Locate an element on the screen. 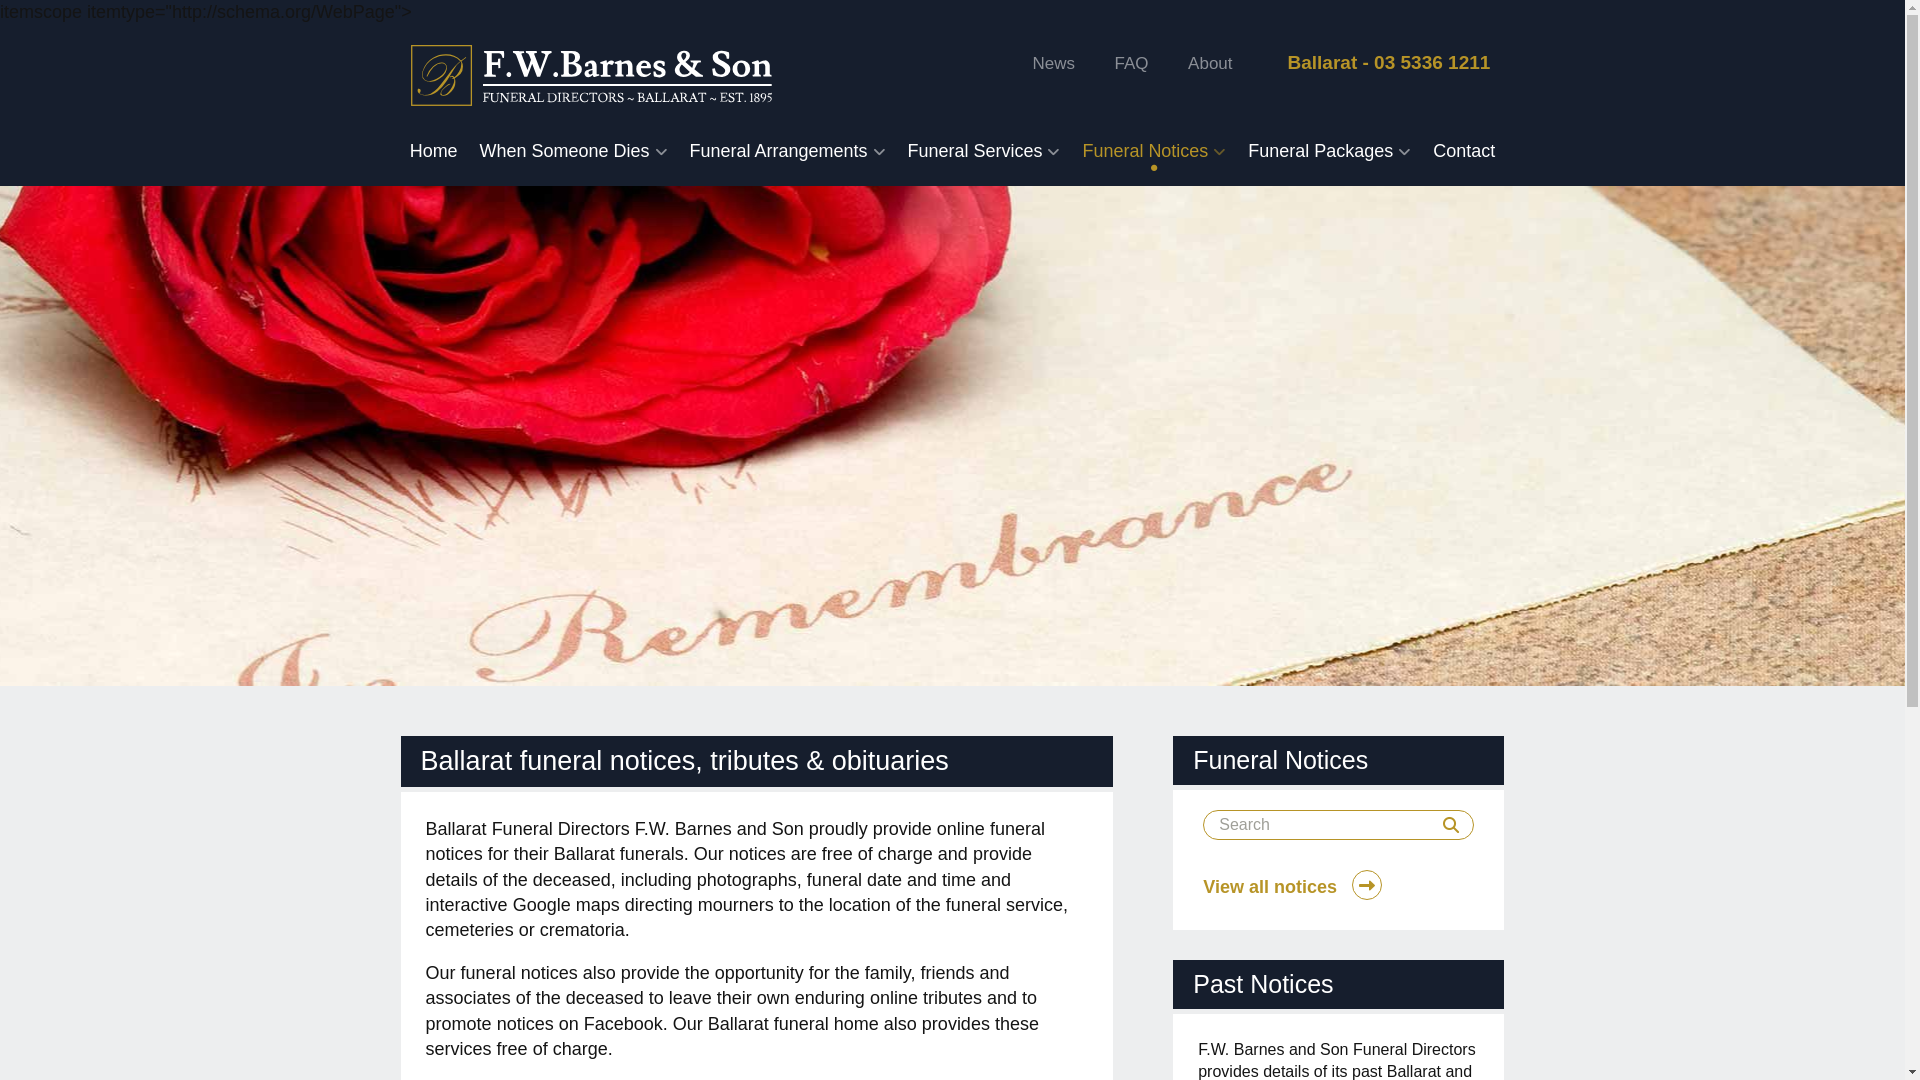 The height and width of the screenshot is (1080, 1920). 'Home' is located at coordinates (432, 149).